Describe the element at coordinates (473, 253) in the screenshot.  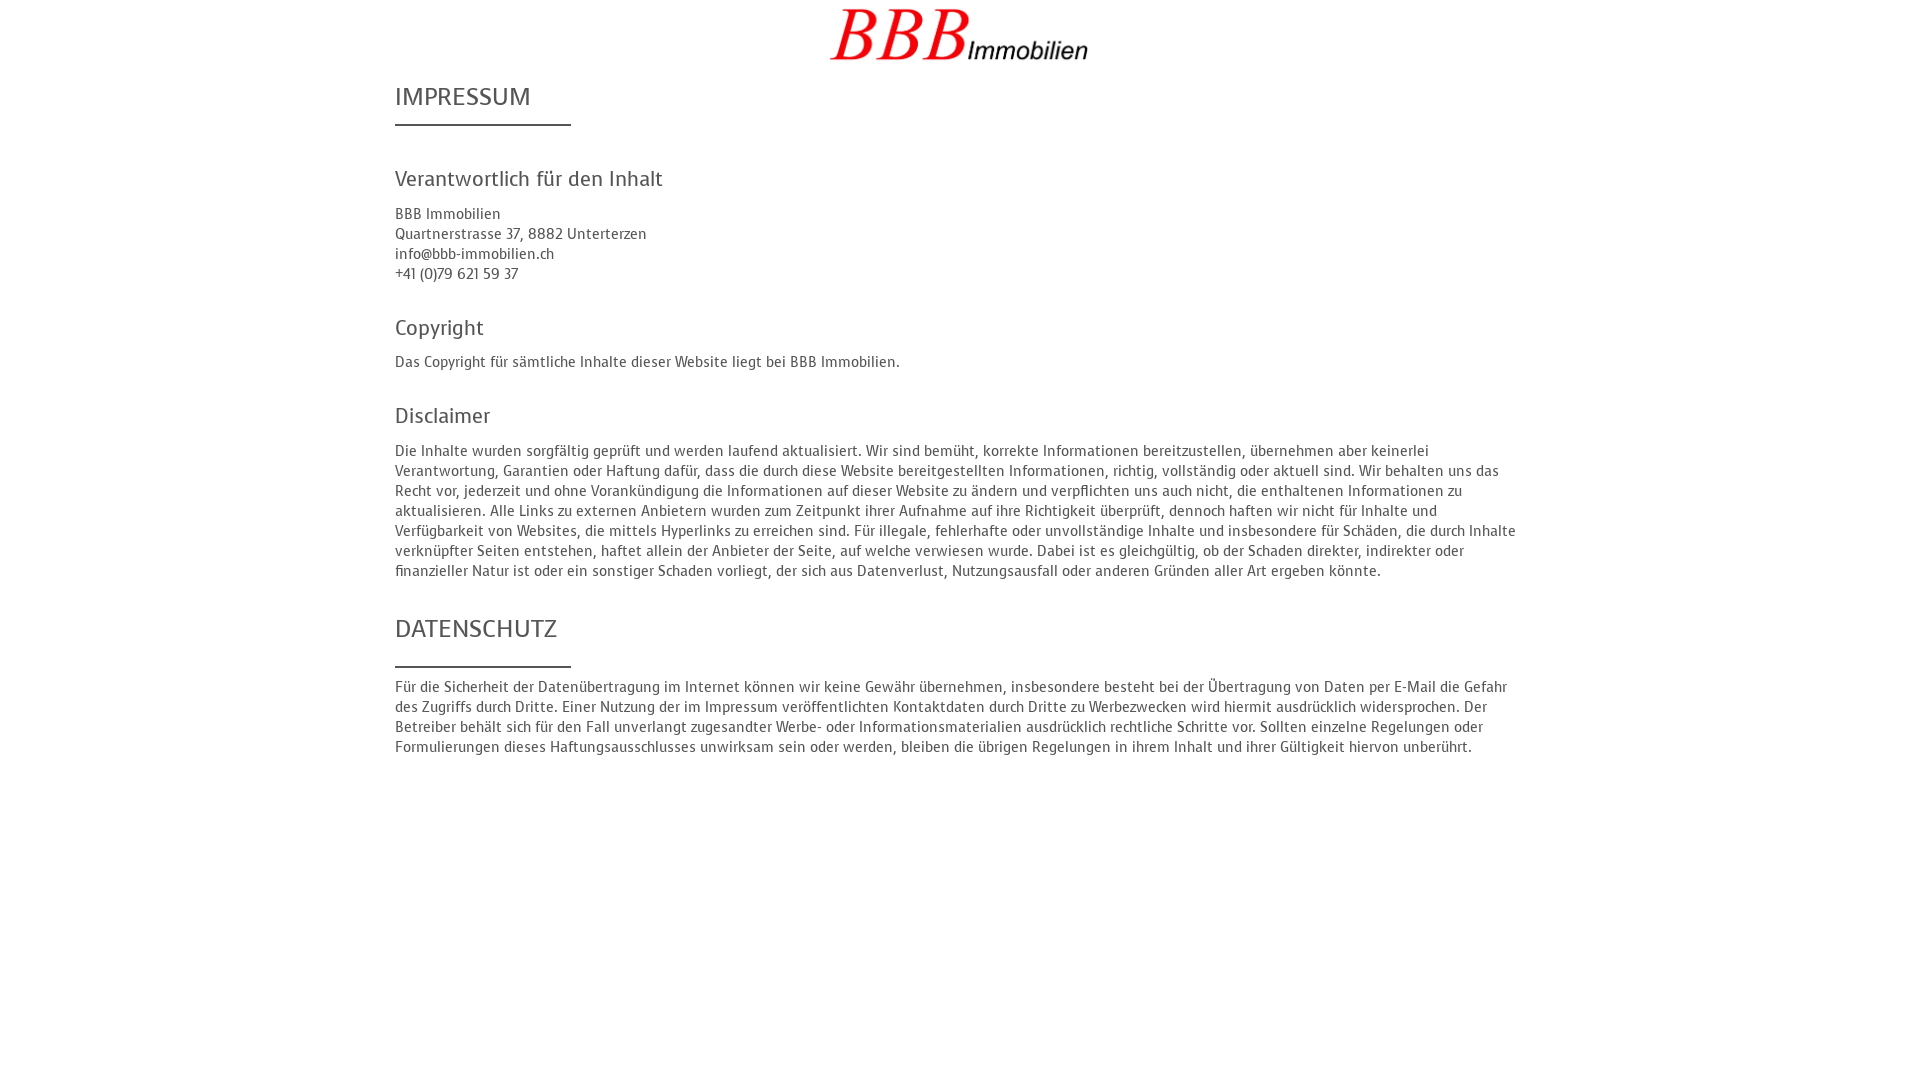
I see `'info@bbb-immobilien.ch'` at that location.